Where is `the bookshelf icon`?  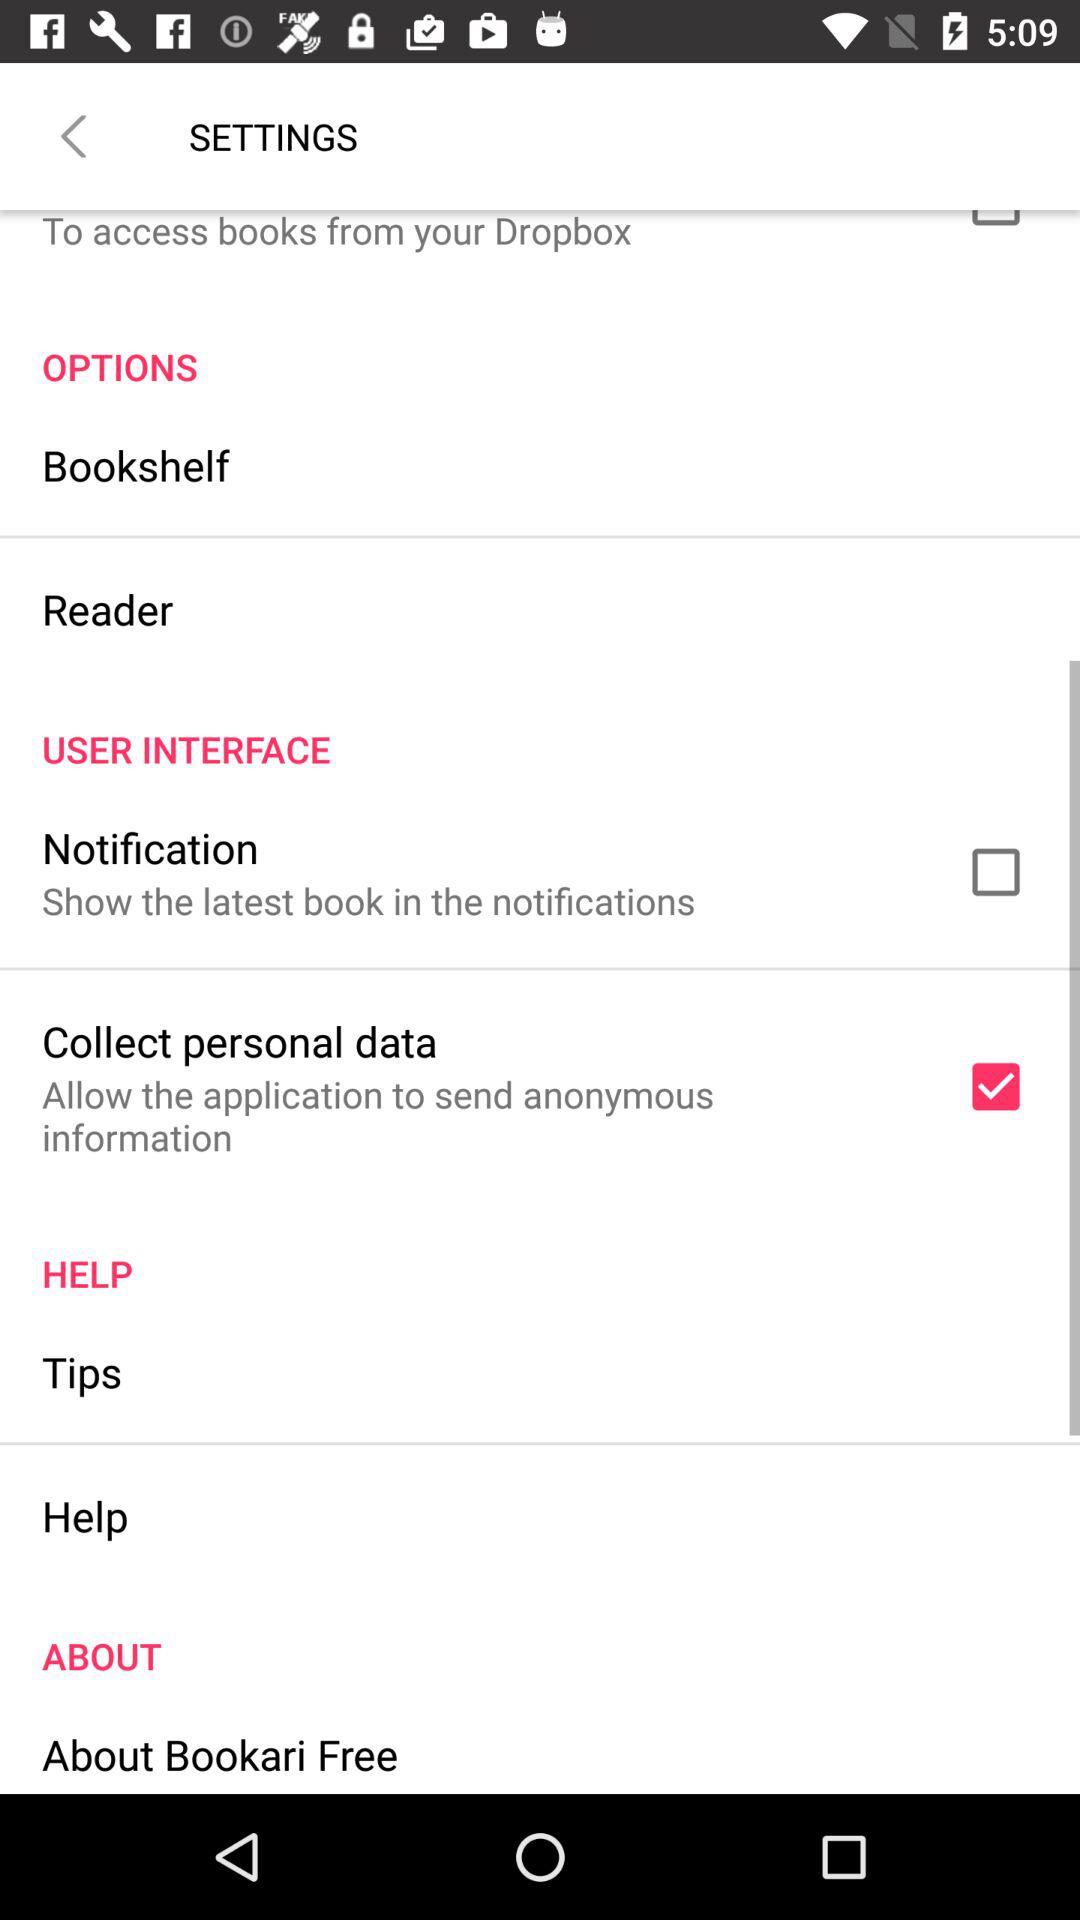
the bookshelf icon is located at coordinates (135, 464).